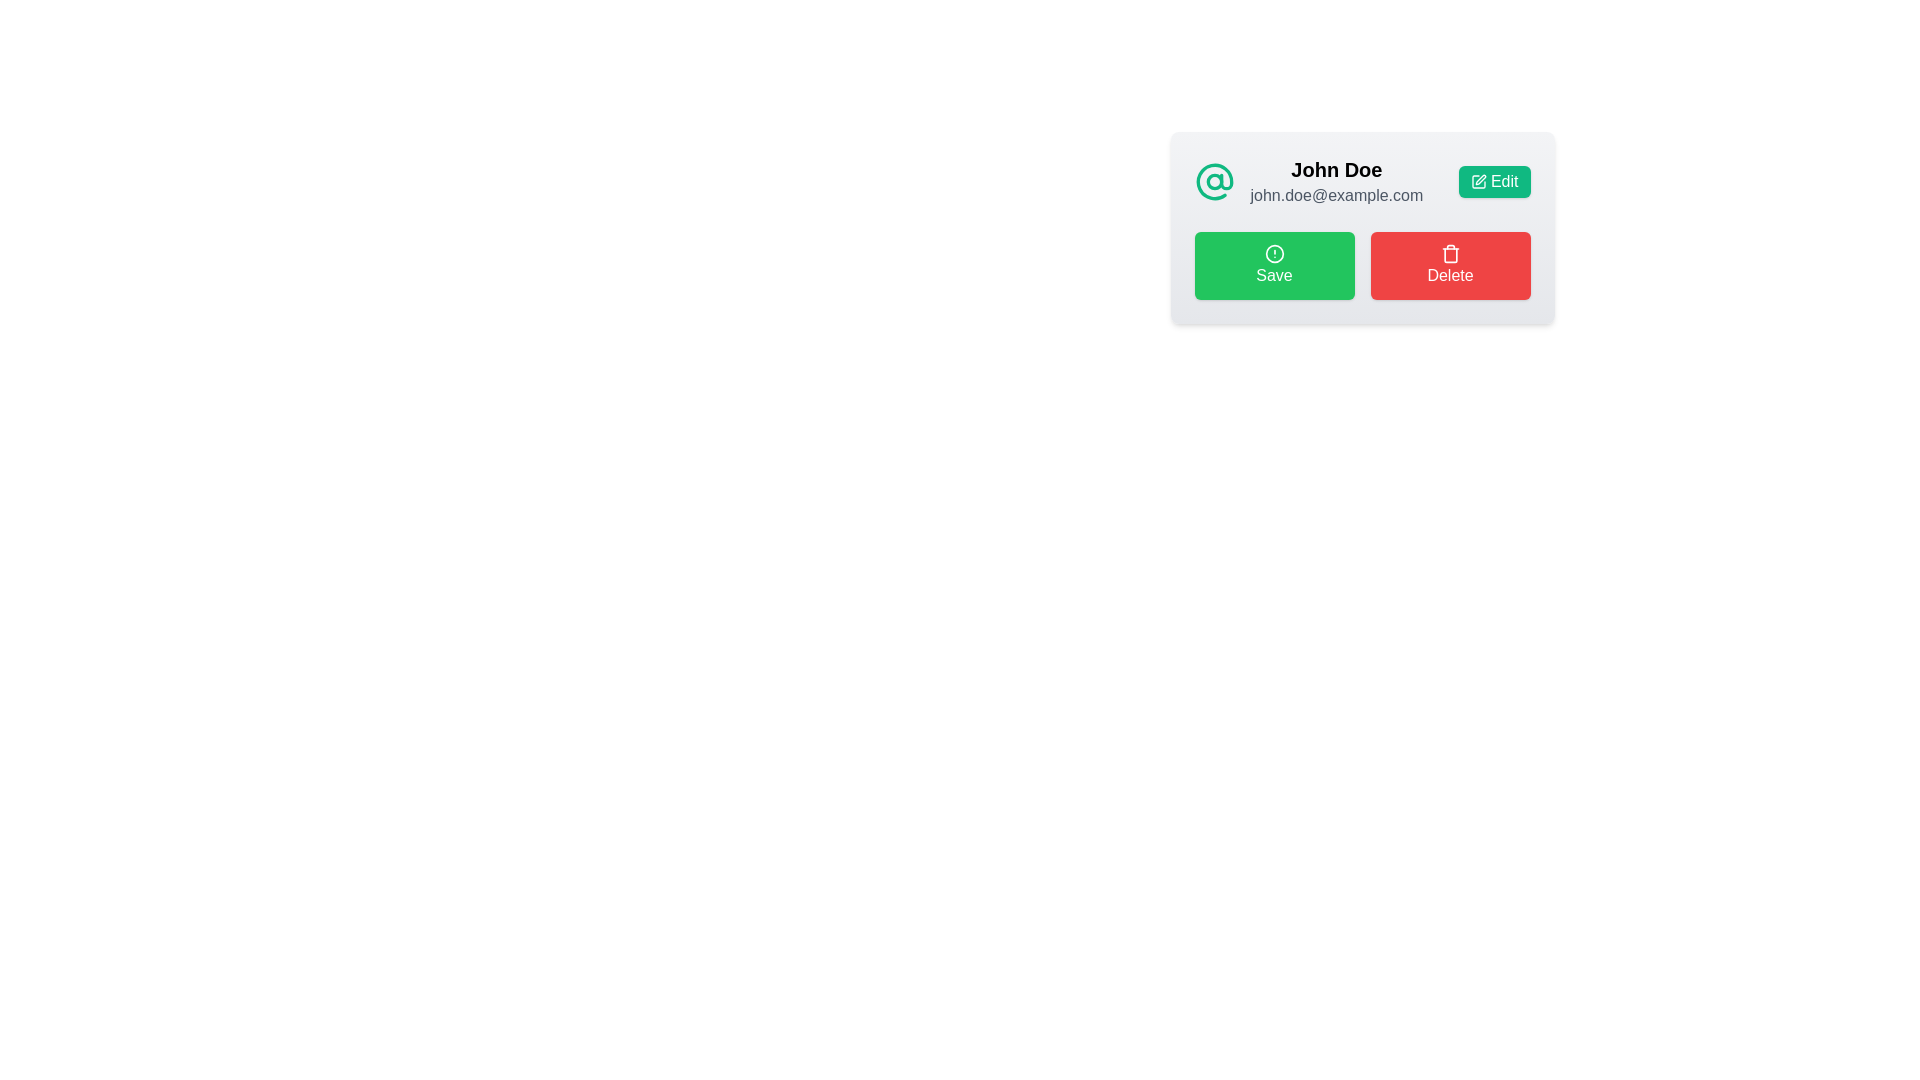 The width and height of the screenshot is (1920, 1080). I want to click on the 'Edit' button icon located, so click(1478, 181).